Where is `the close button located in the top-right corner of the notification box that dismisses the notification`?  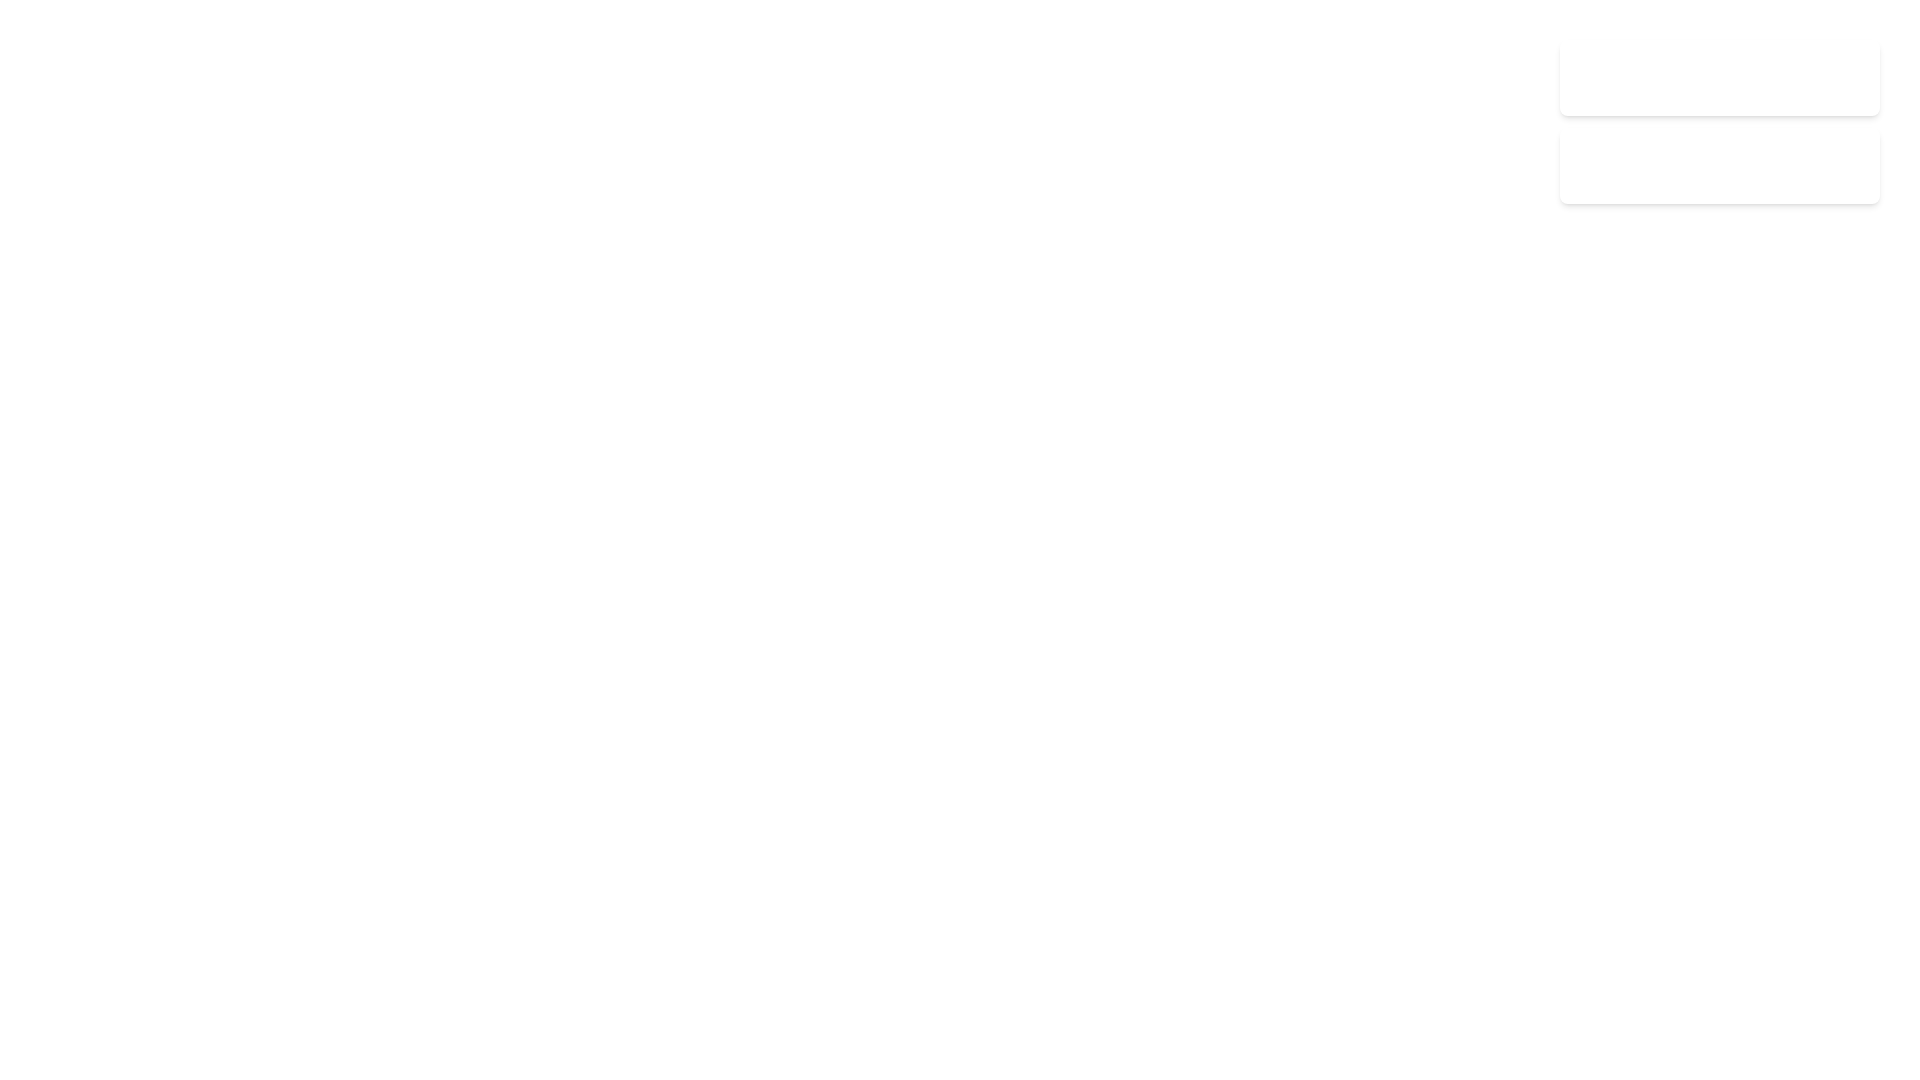 the close button located in the top-right corner of the notification box that dismisses the notification is located at coordinates (1852, 164).